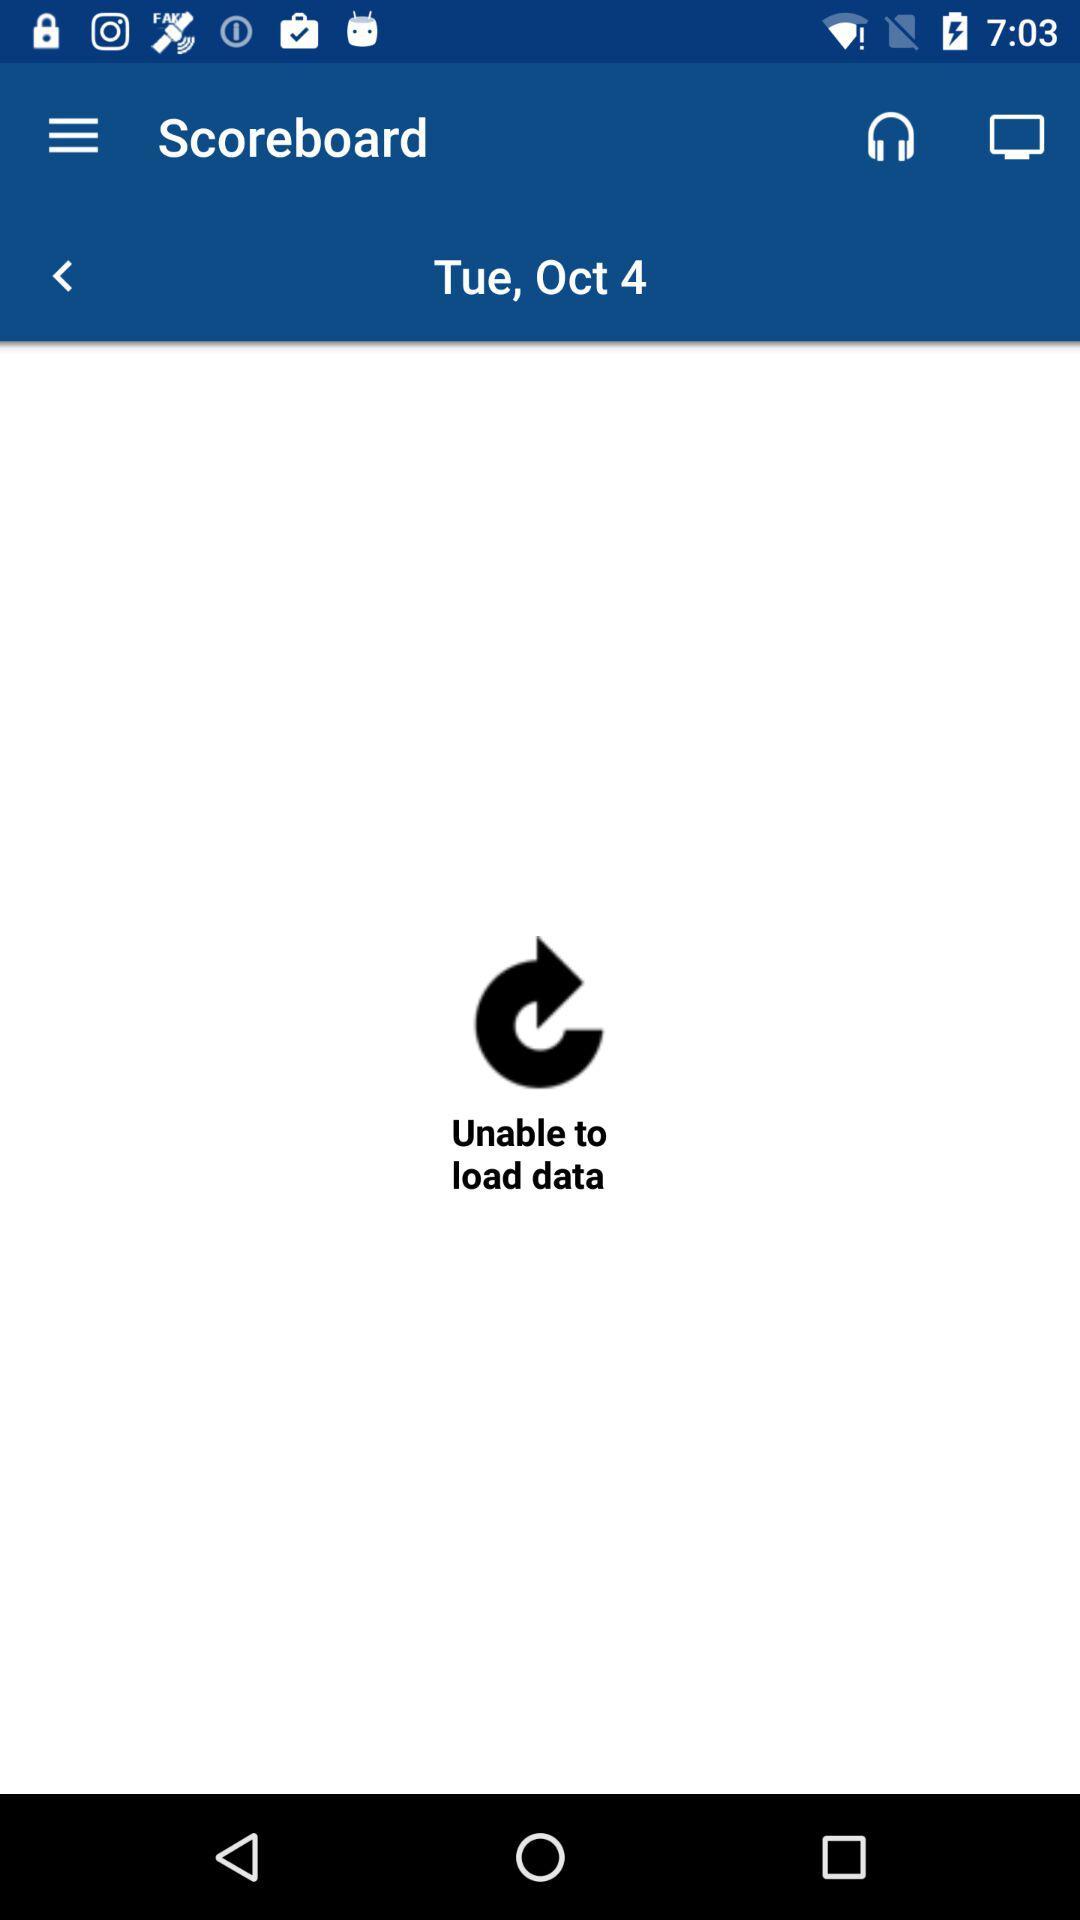 The width and height of the screenshot is (1080, 1920). I want to click on tue, oct 4 icon, so click(540, 274).